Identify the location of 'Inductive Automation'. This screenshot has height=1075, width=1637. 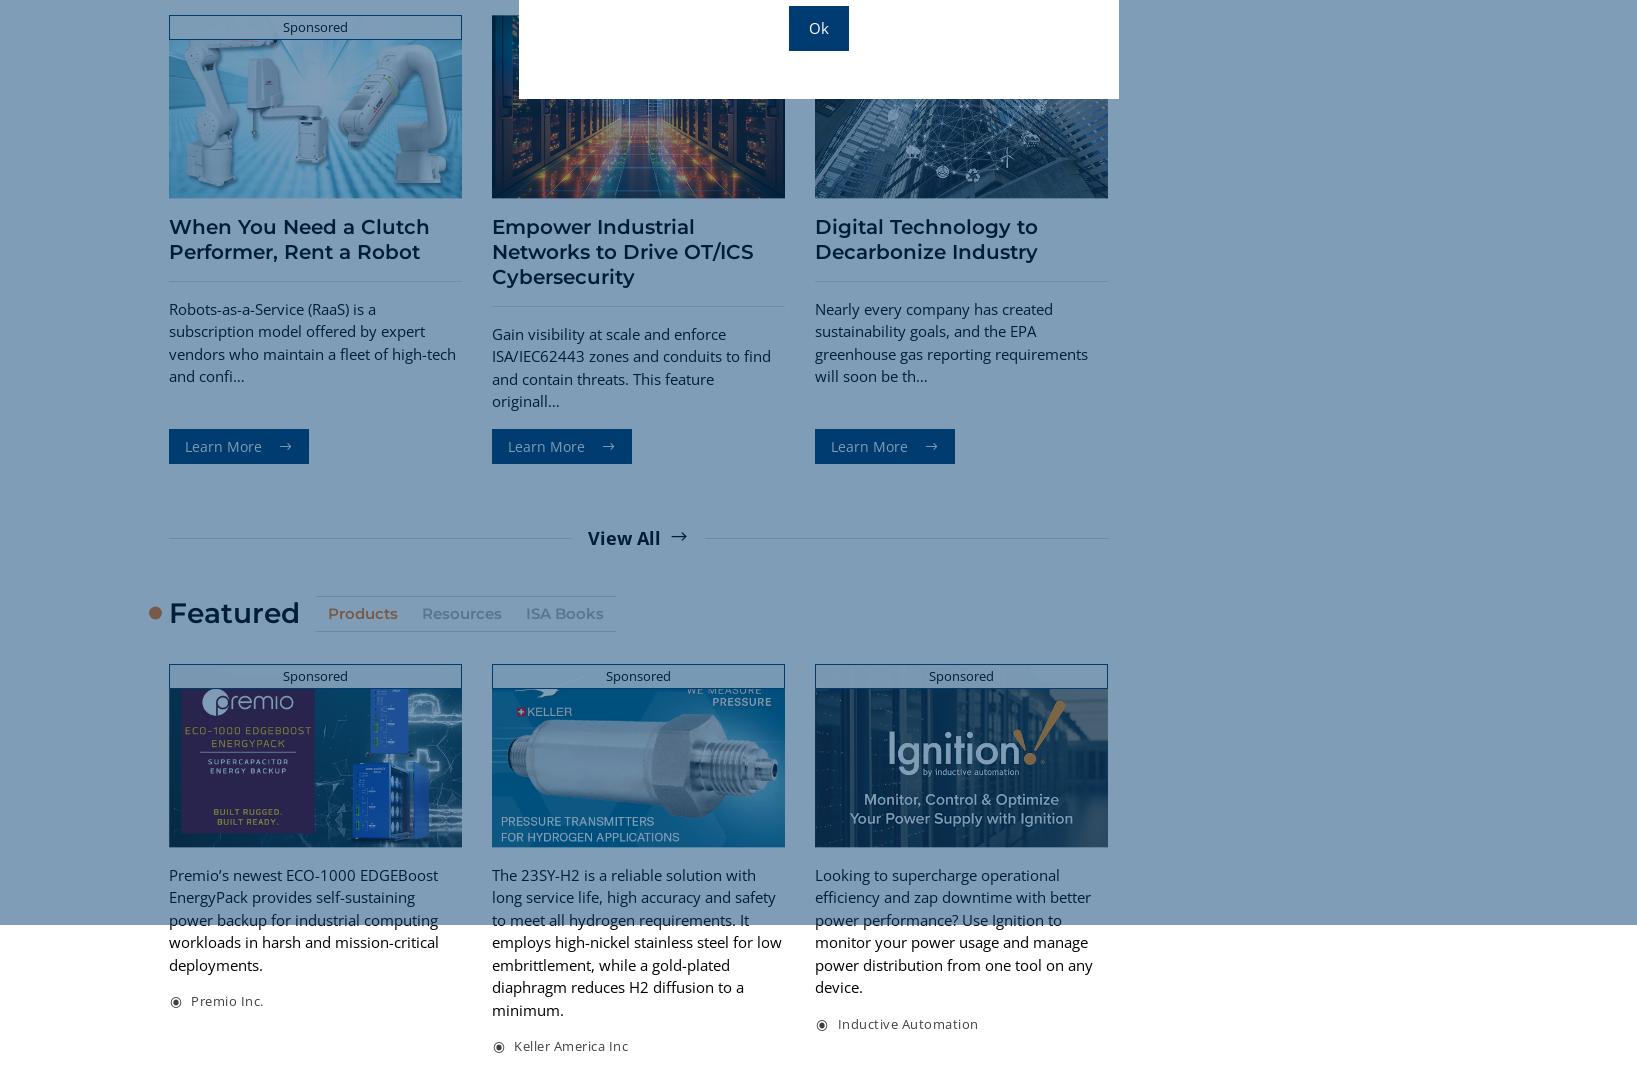
(906, 1021).